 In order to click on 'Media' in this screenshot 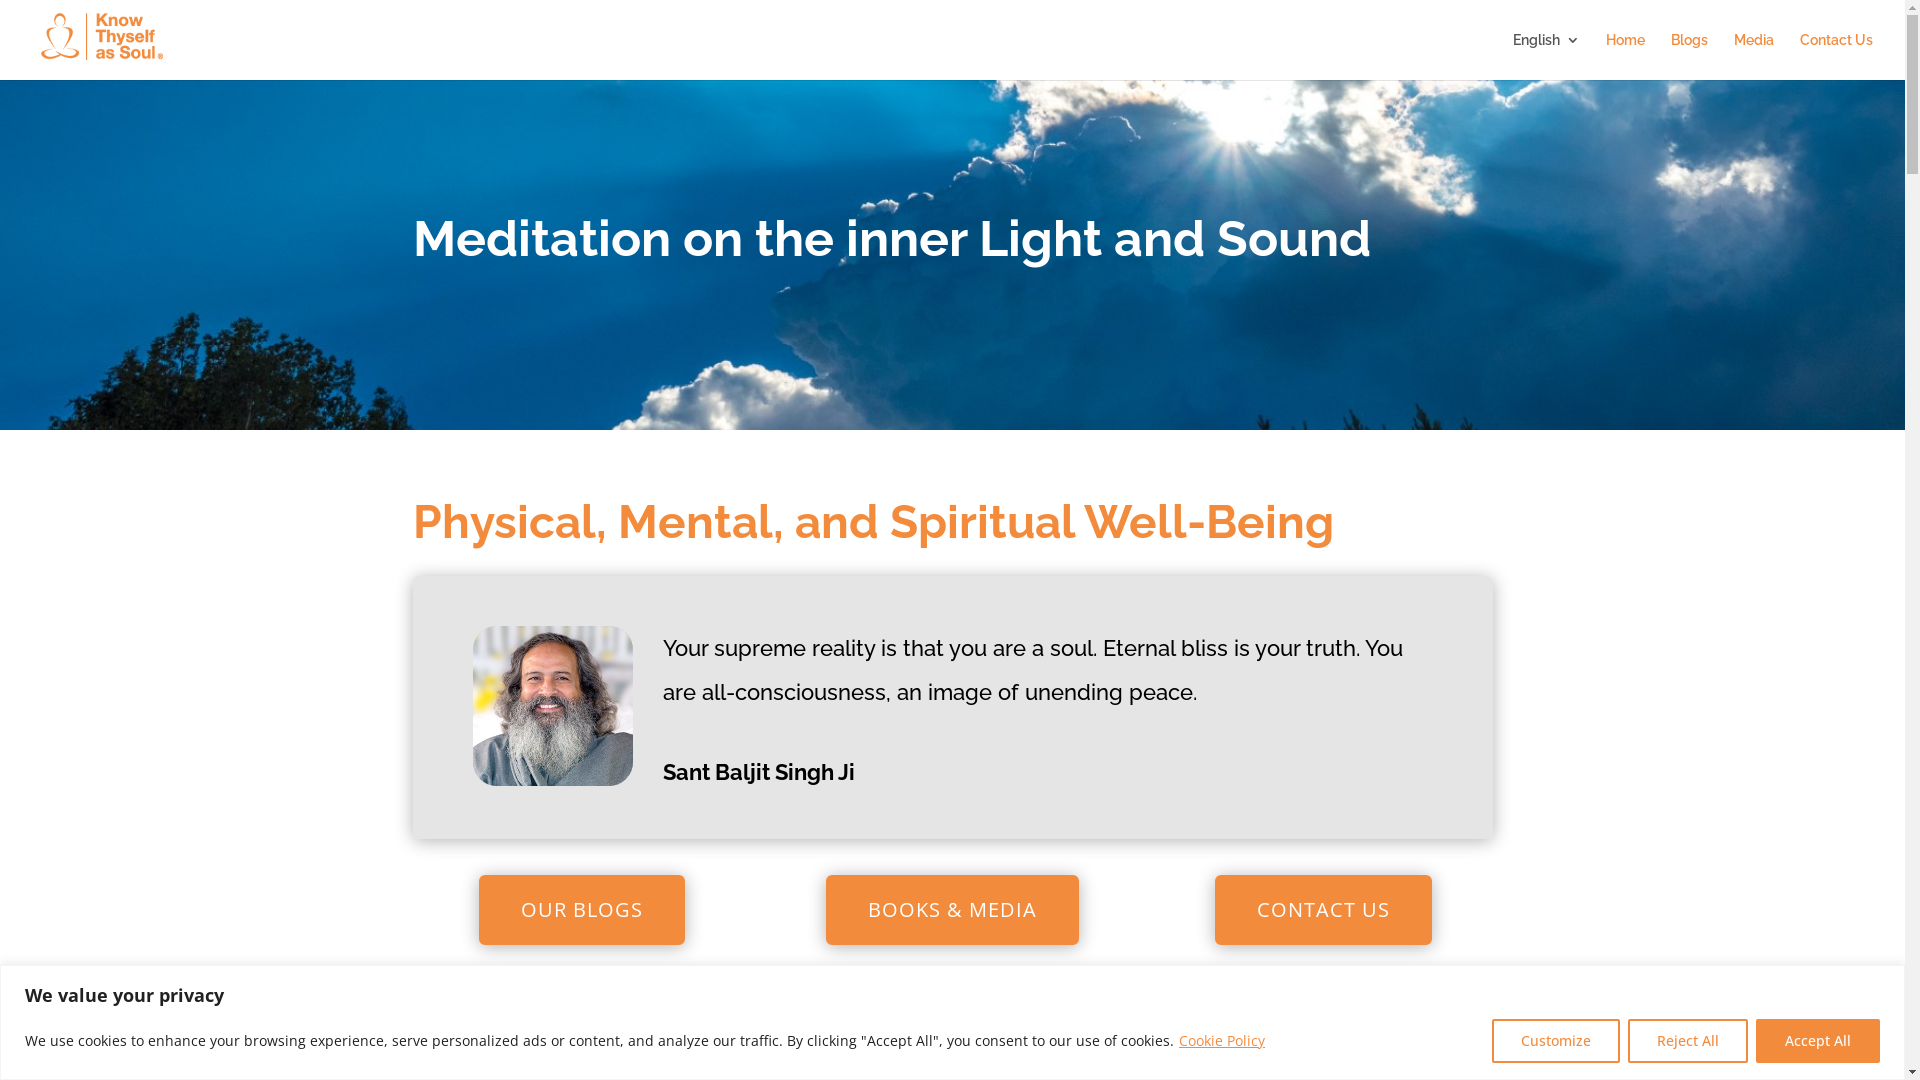, I will do `click(1752, 55)`.